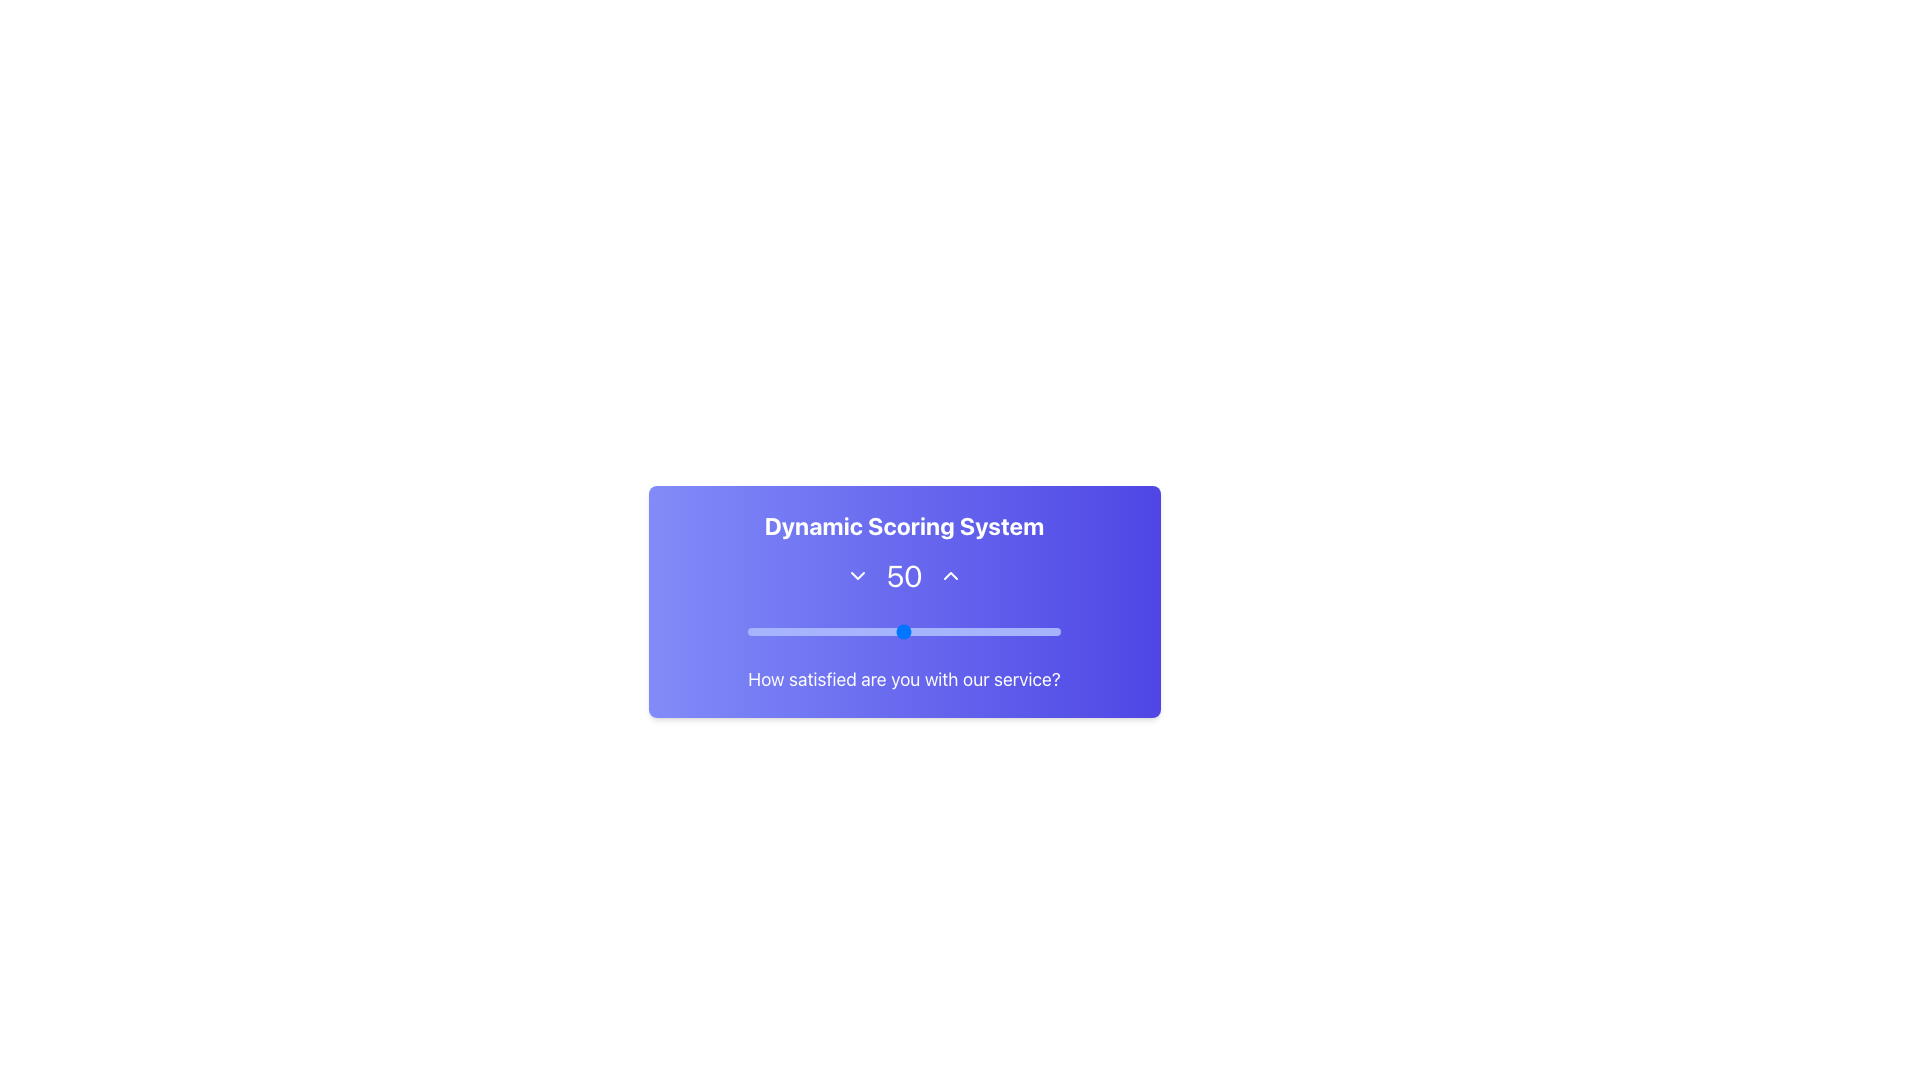 The height and width of the screenshot is (1080, 1920). What do you see at coordinates (903, 575) in the screenshot?
I see `the prominent text display showing '50' with white font on a blue background, centrally located within the scoring interface` at bounding box center [903, 575].